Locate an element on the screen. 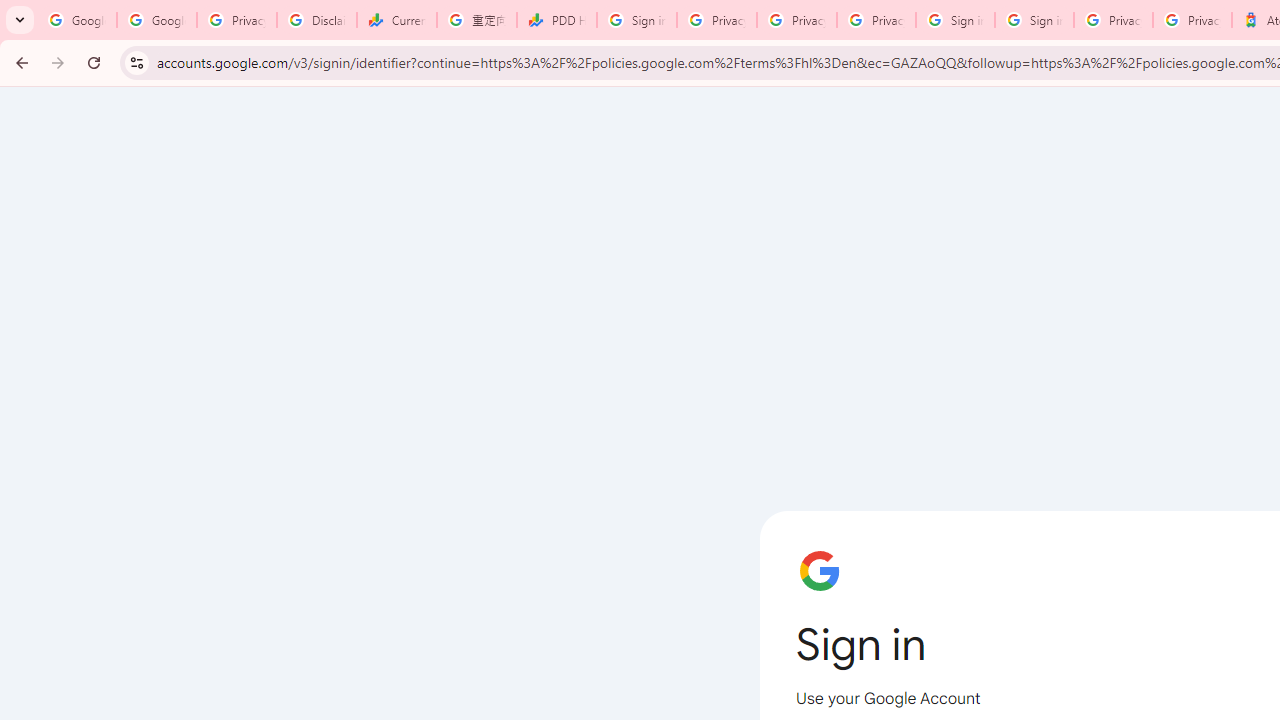  'Privacy Checkup' is located at coordinates (876, 20).